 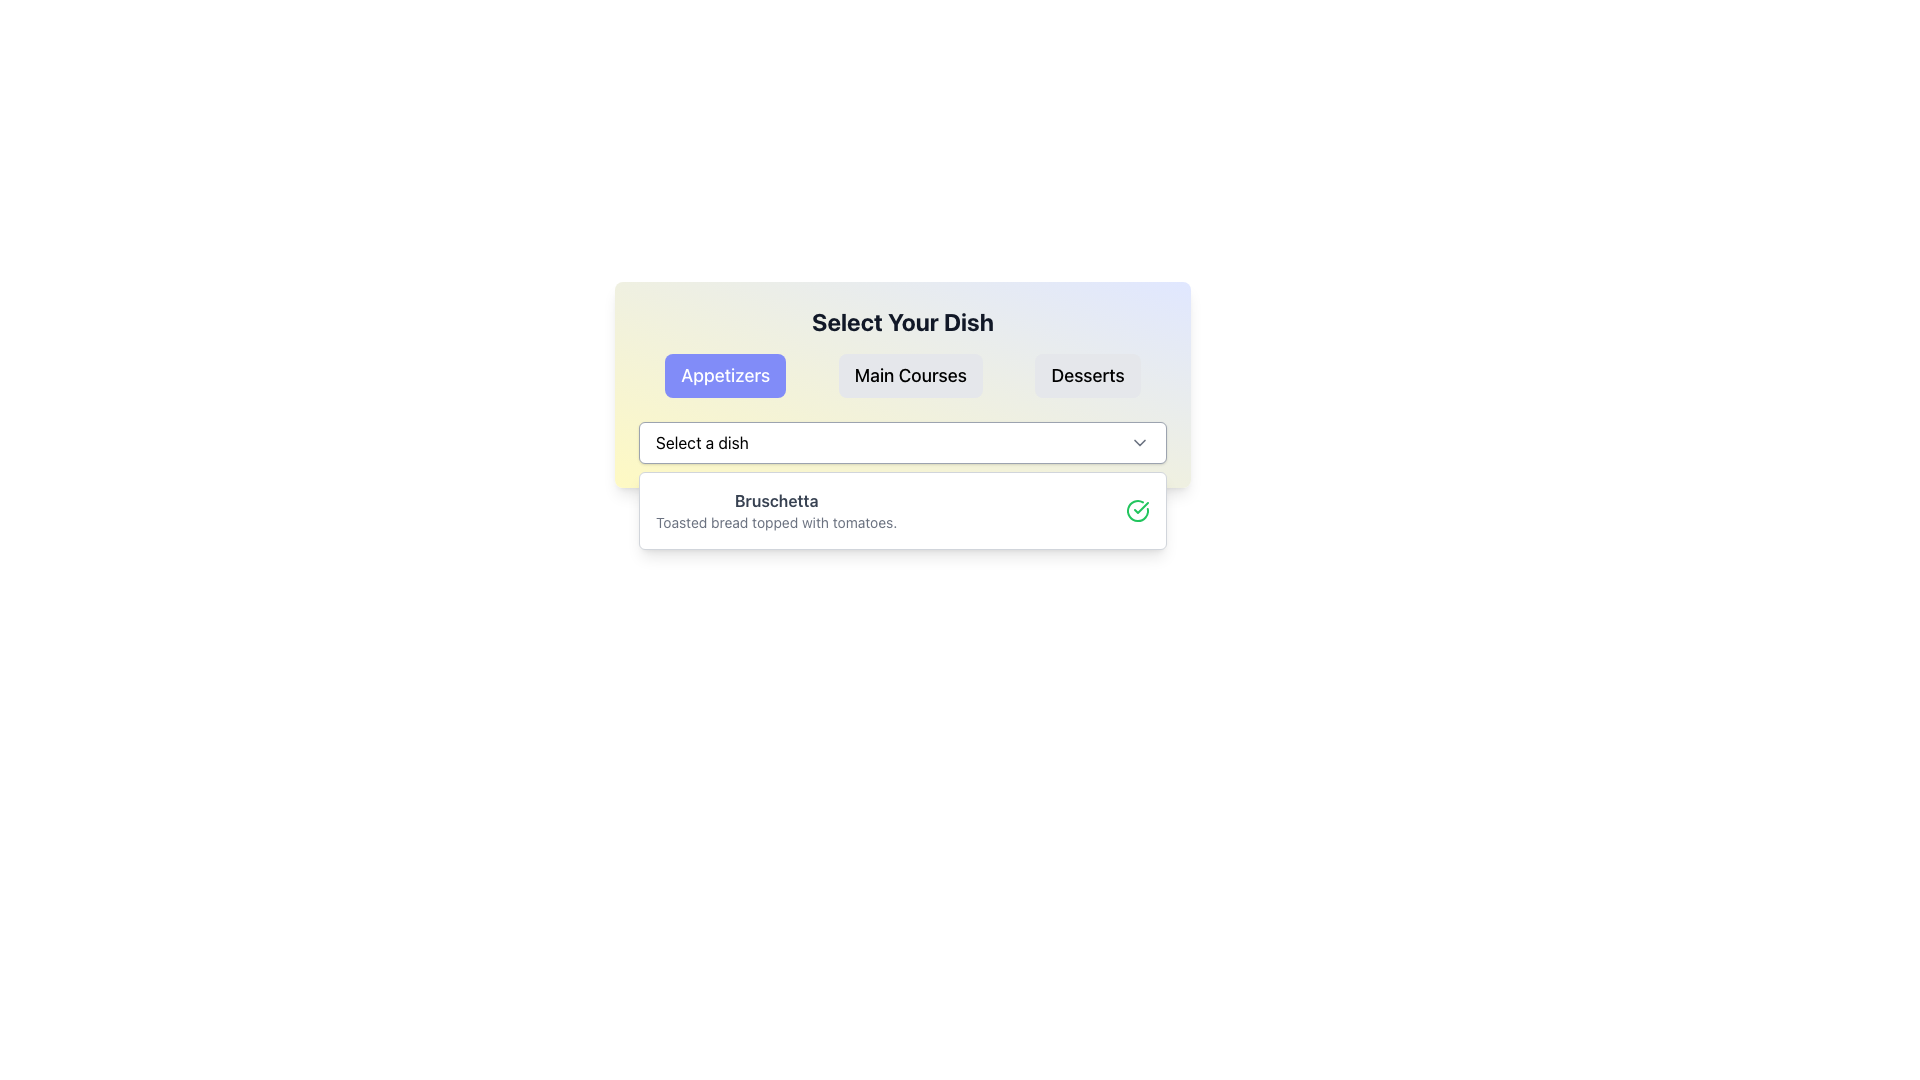 What do you see at coordinates (775, 522) in the screenshot?
I see `the non-interactive text label providing additional information about 'Bruschetta', which is positioned centrally beneath the heading in a dropdown-like list box` at bounding box center [775, 522].